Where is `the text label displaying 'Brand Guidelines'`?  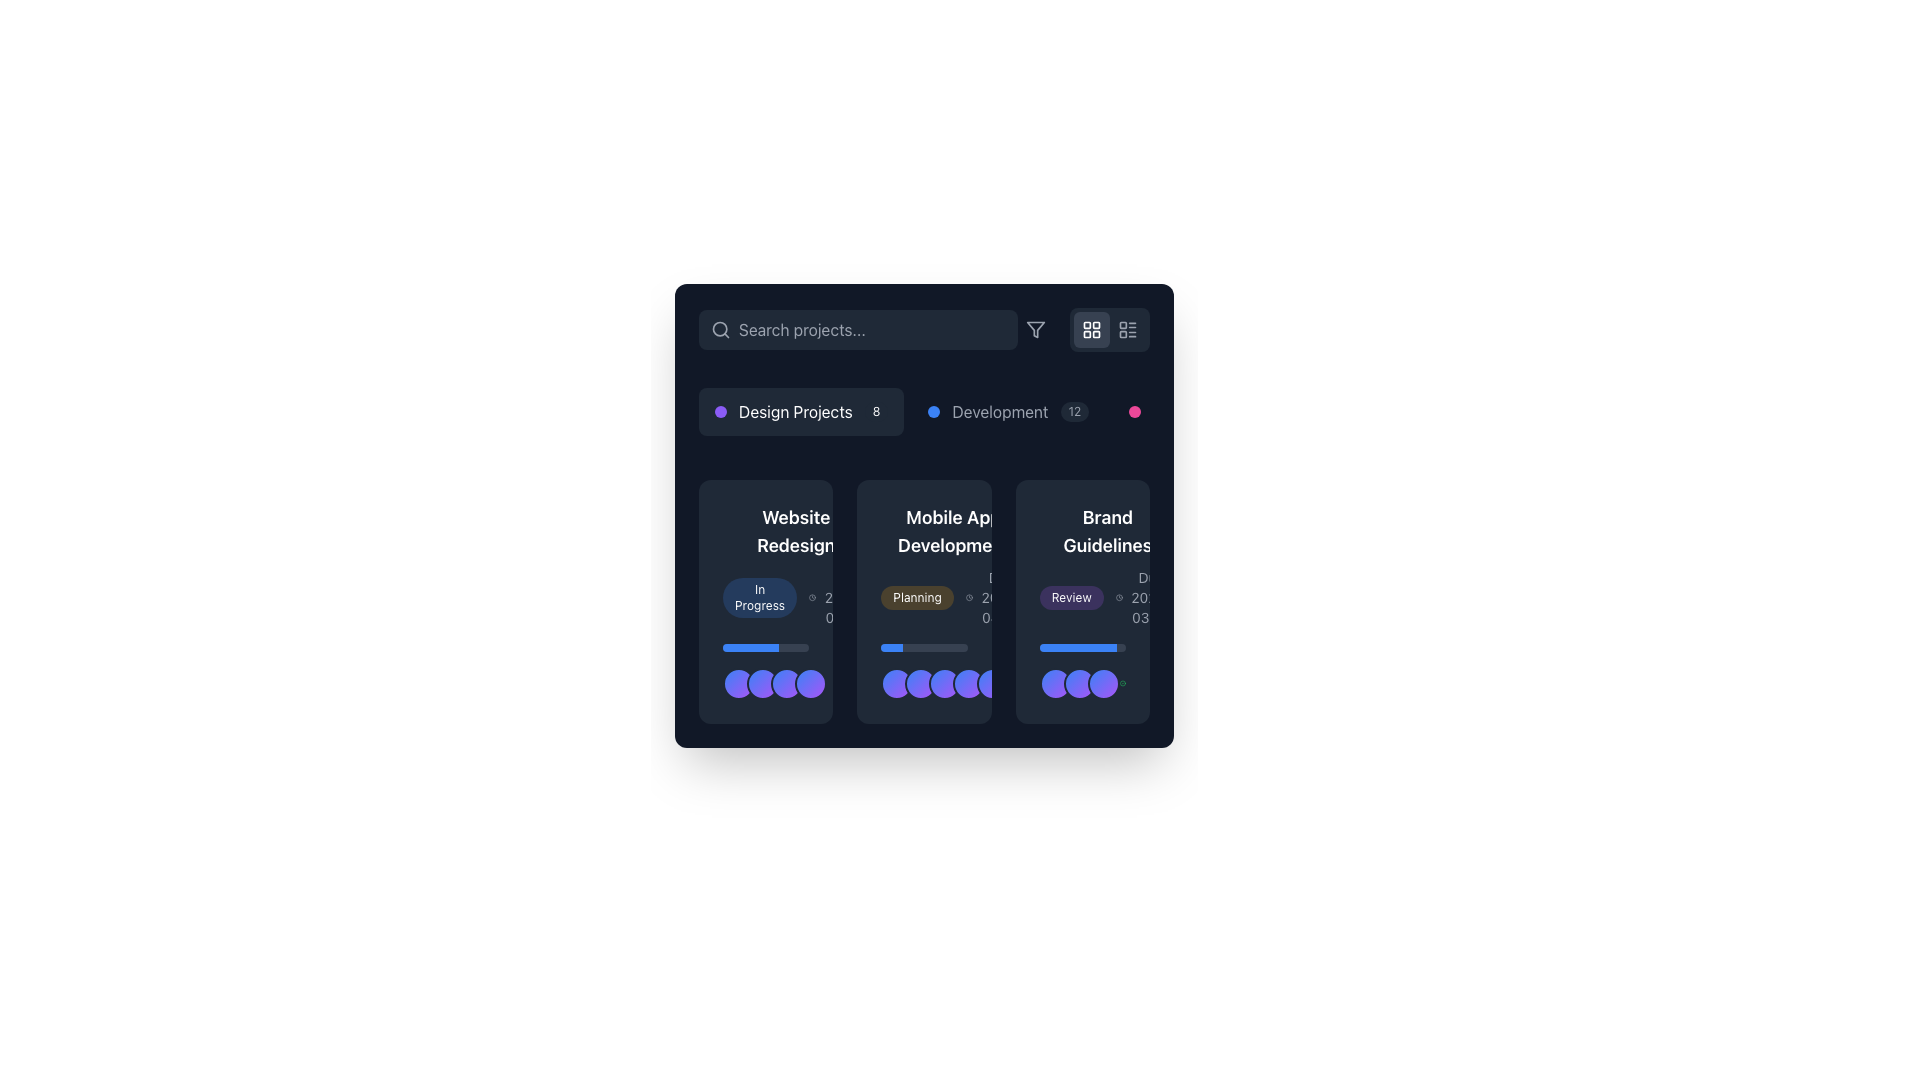
the text label displaying 'Brand Guidelines' is located at coordinates (1106, 531).